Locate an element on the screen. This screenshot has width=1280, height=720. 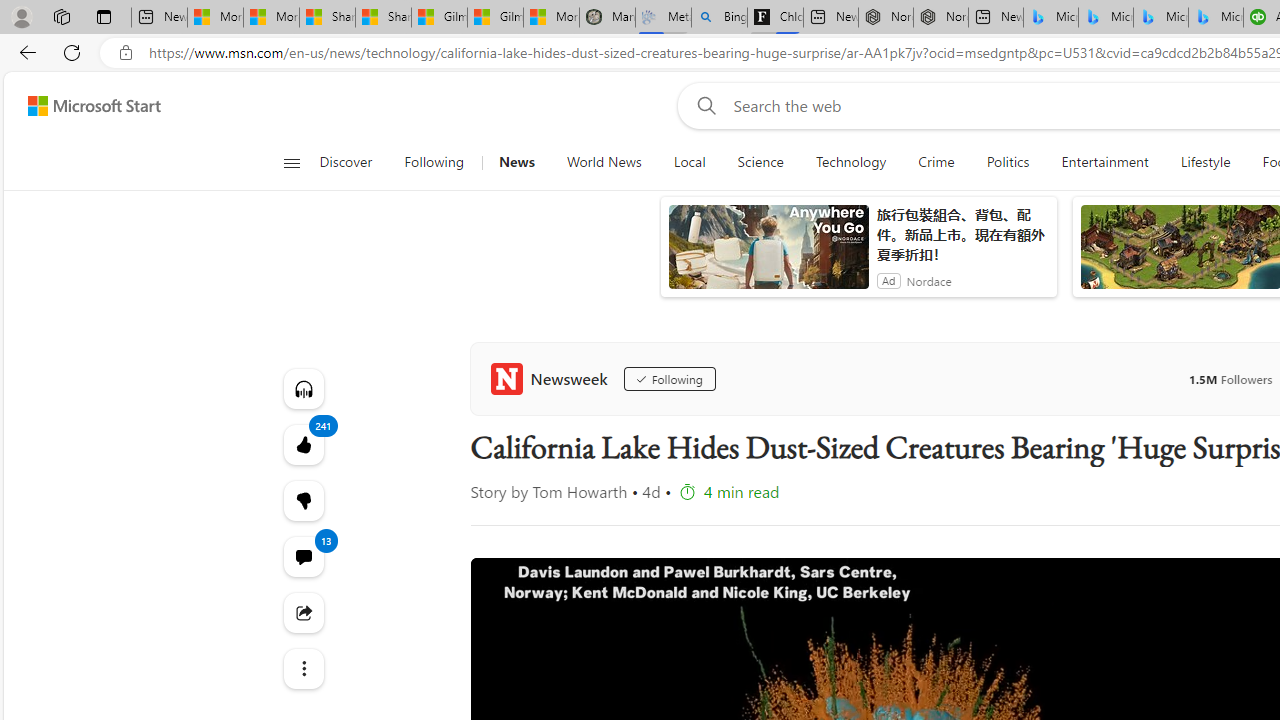
'Microsoft Bing Travel - Stays in Bangkok, Bangkok, Thailand' is located at coordinates (1104, 17).